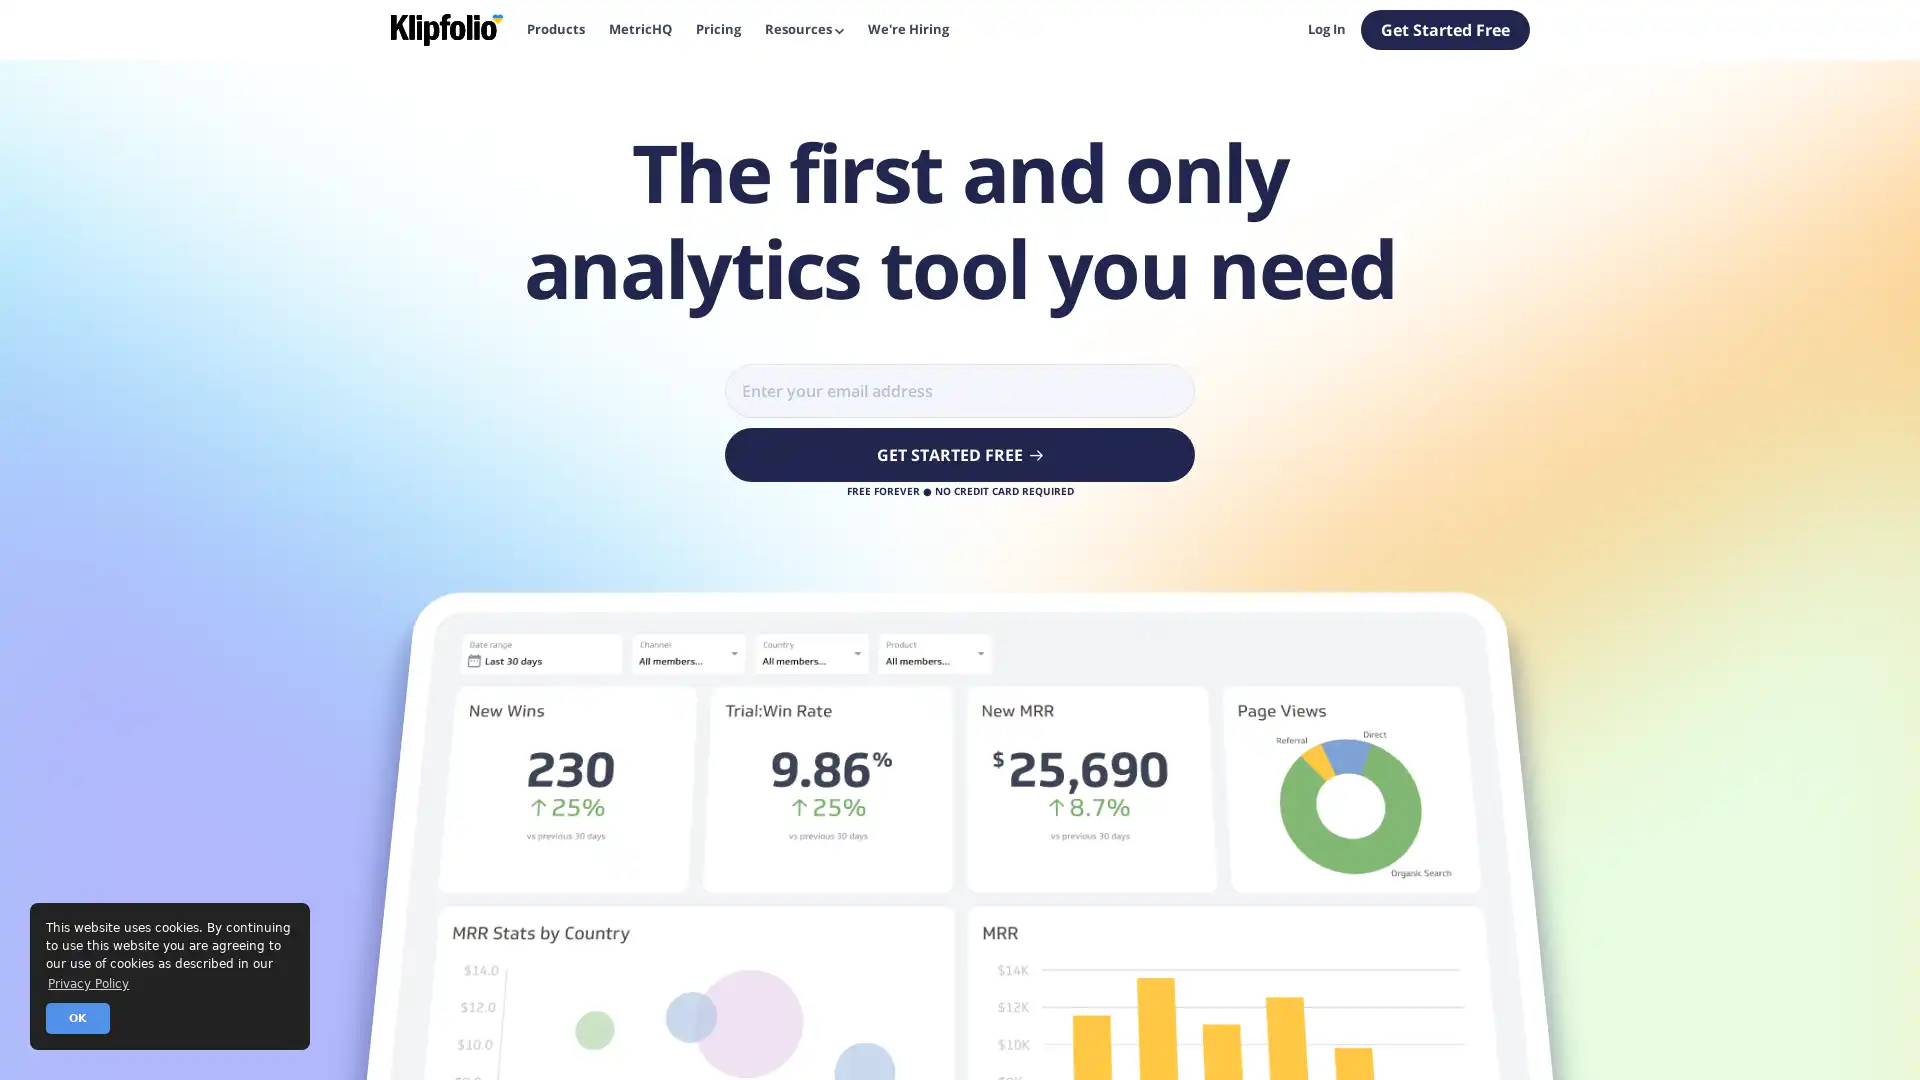 This screenshot has height=1080, width=1920. I want to click on learn more about cookies, so click(87, 982).